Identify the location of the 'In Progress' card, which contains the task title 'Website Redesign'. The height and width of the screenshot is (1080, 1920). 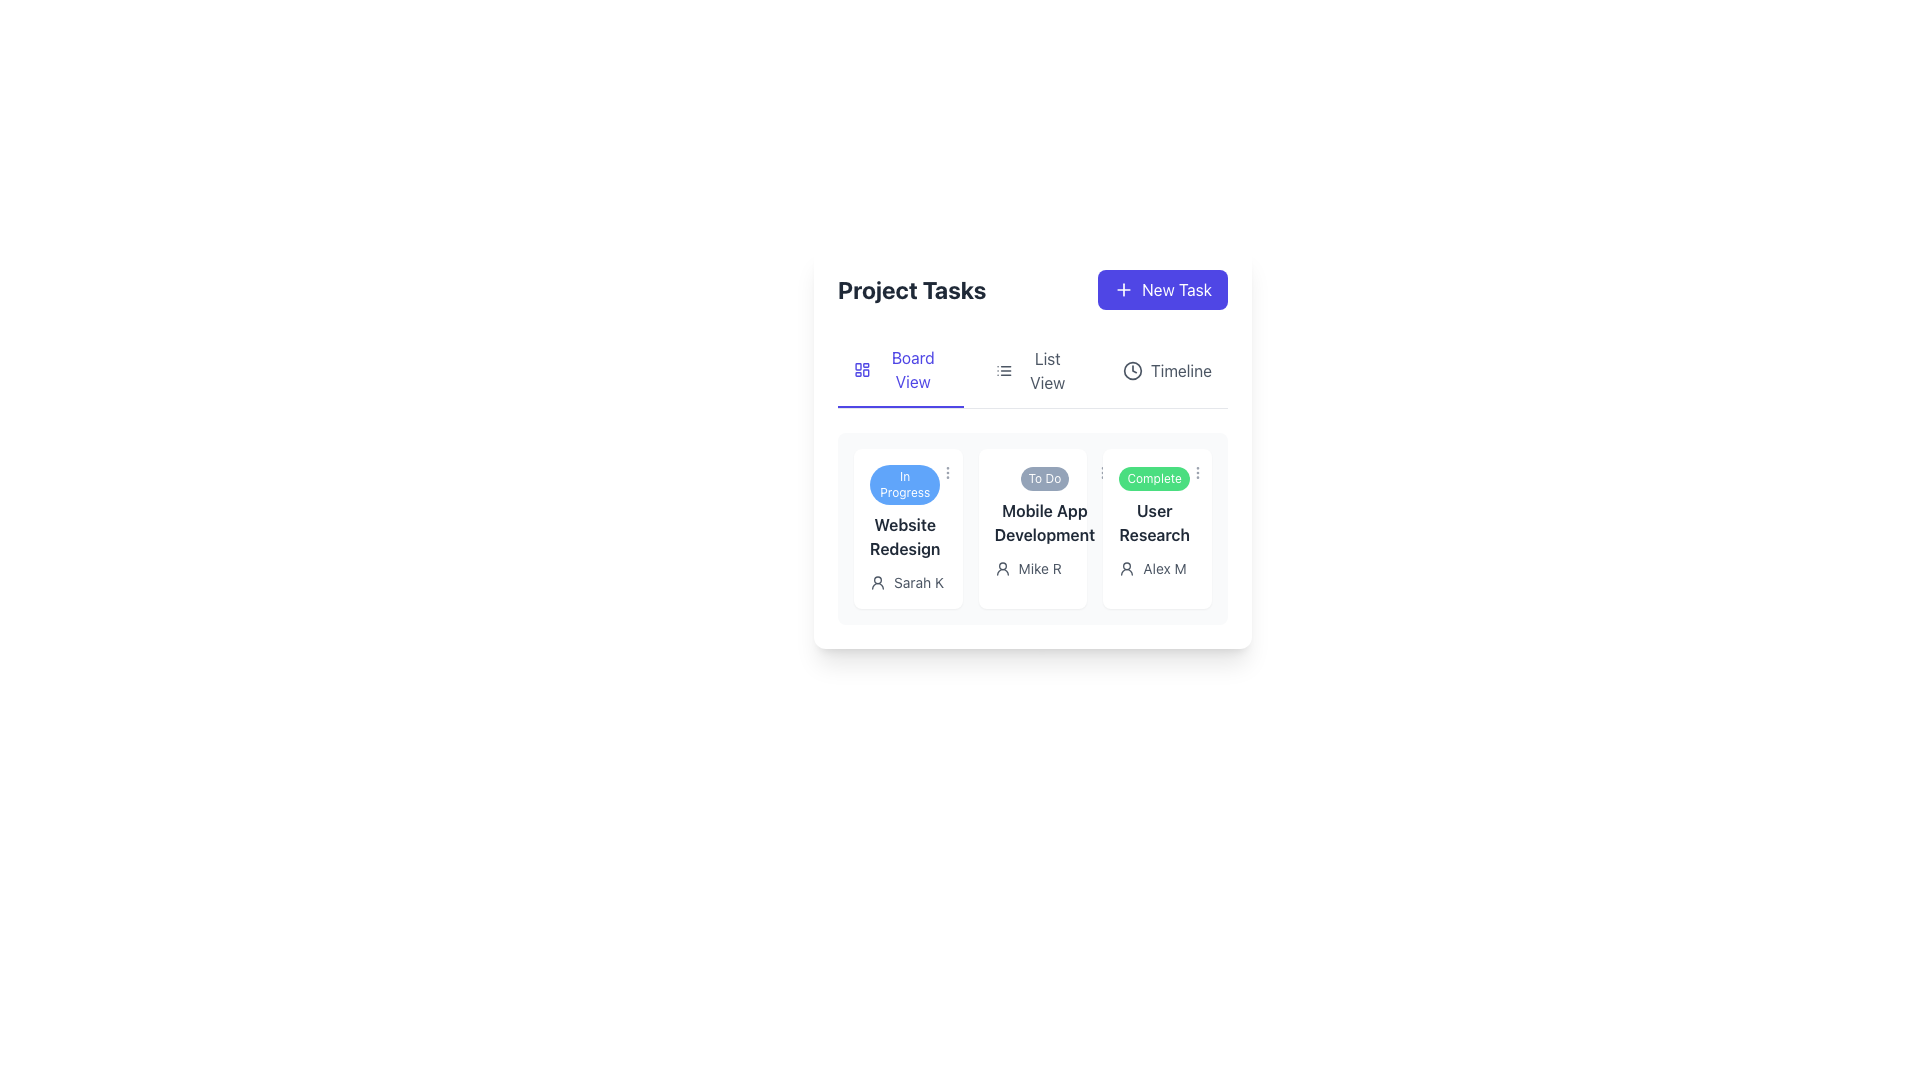
(904, 512).